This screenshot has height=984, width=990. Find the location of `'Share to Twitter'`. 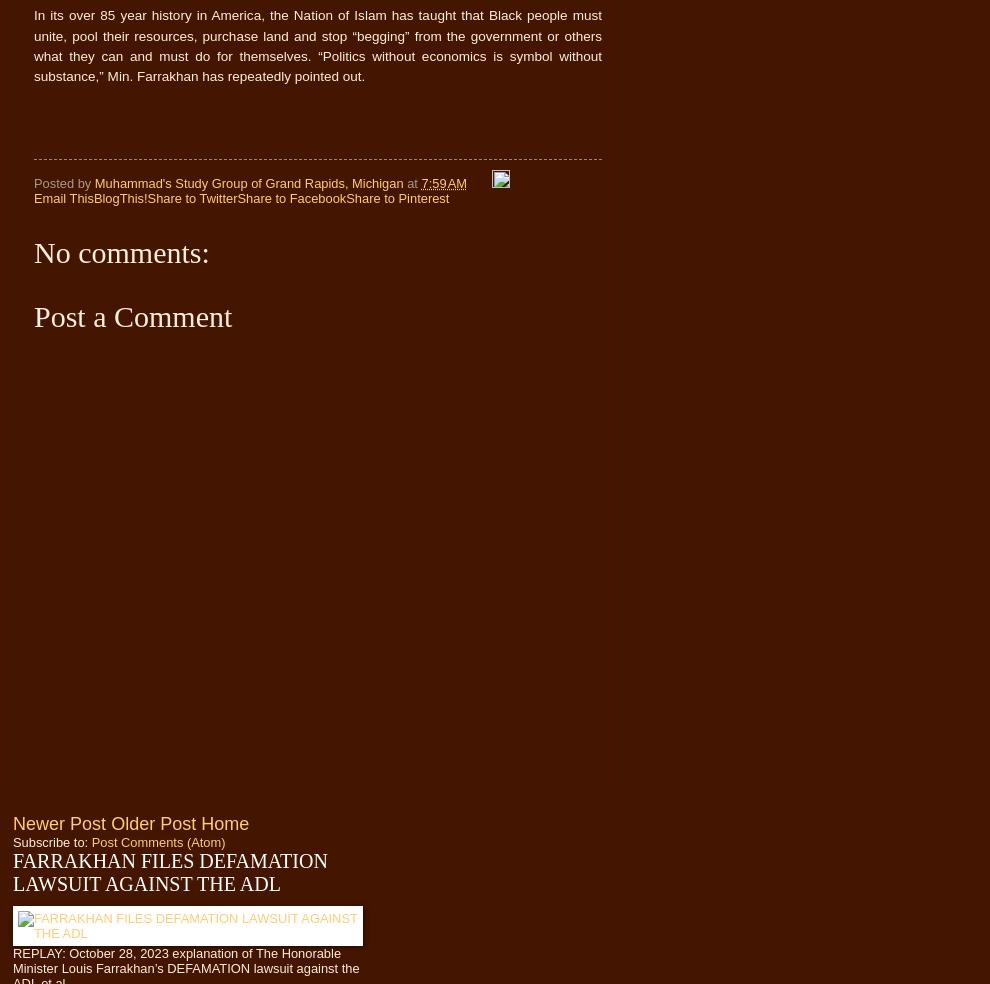

'Share to Twitter' is located at coordinates (191, 198).